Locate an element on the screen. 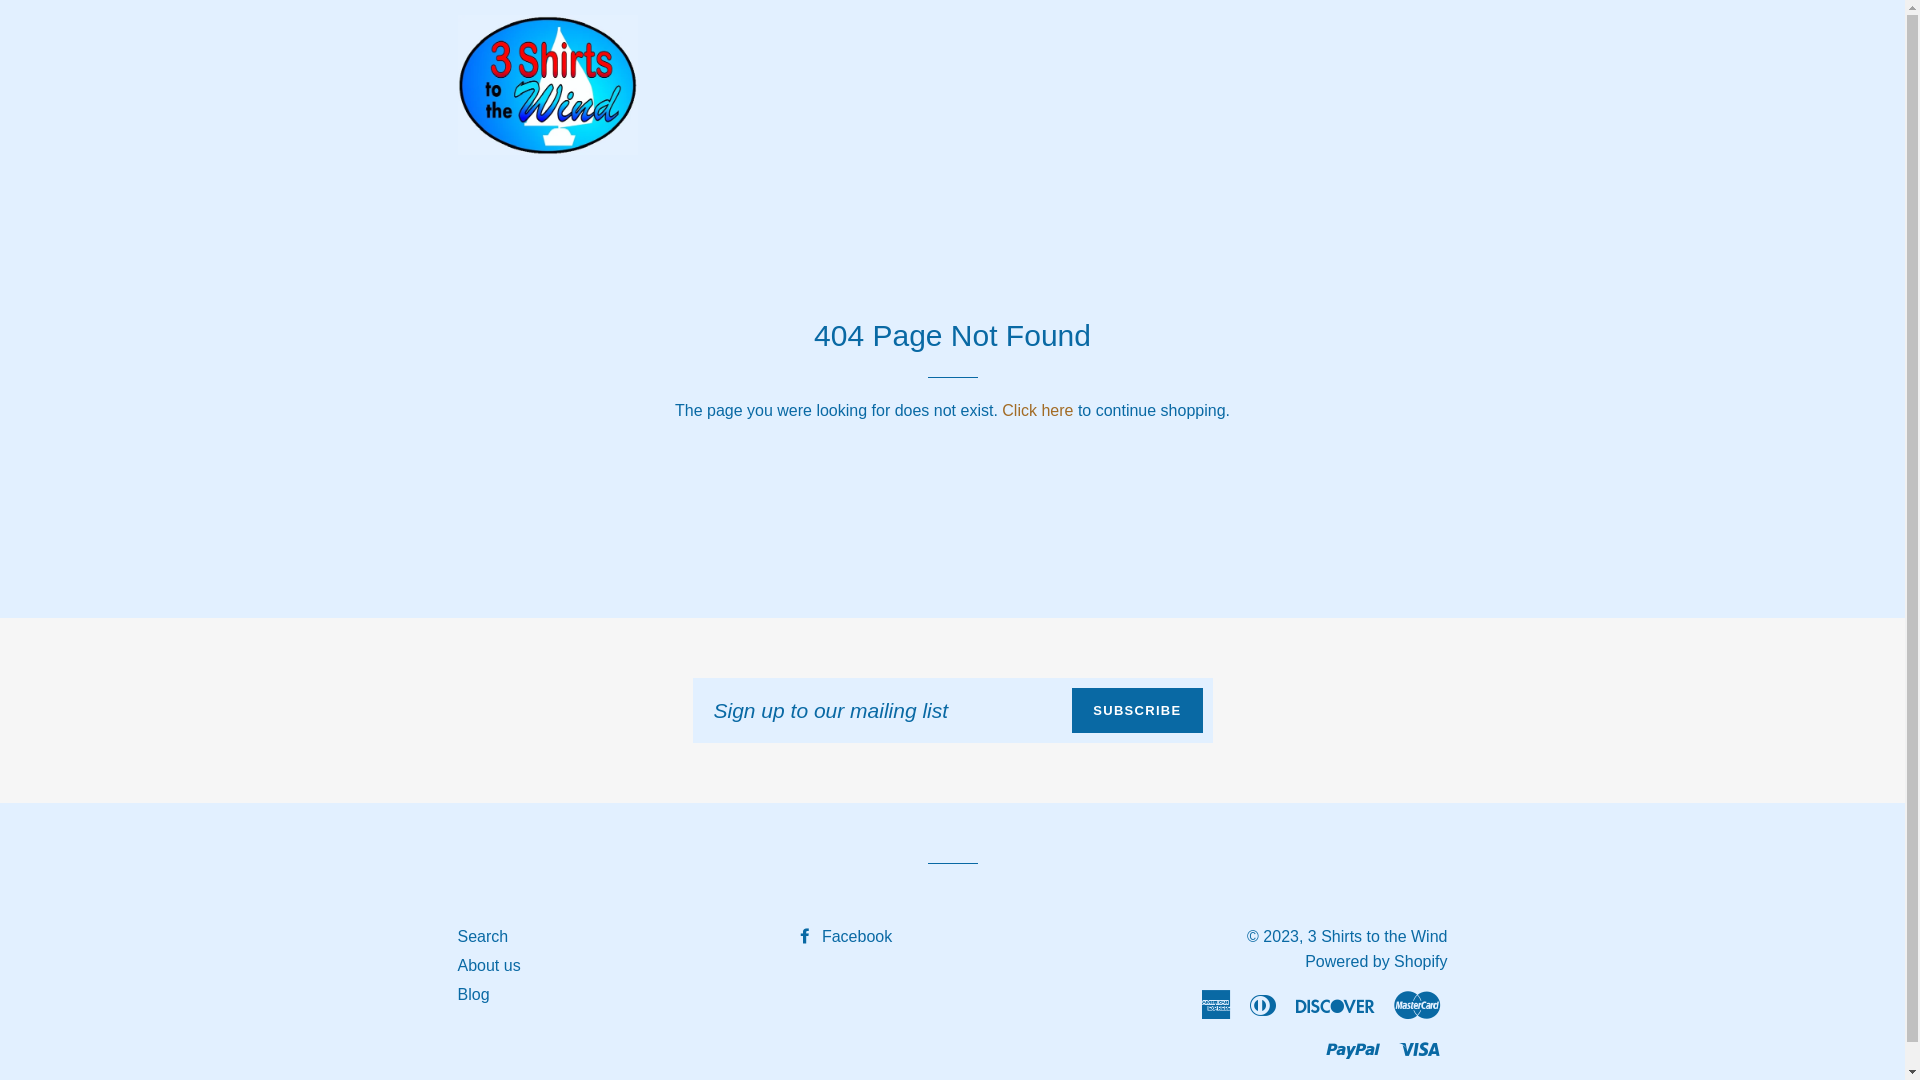 The image size is (1920, 1080). 'Search' is located at coordinates (483, 936).